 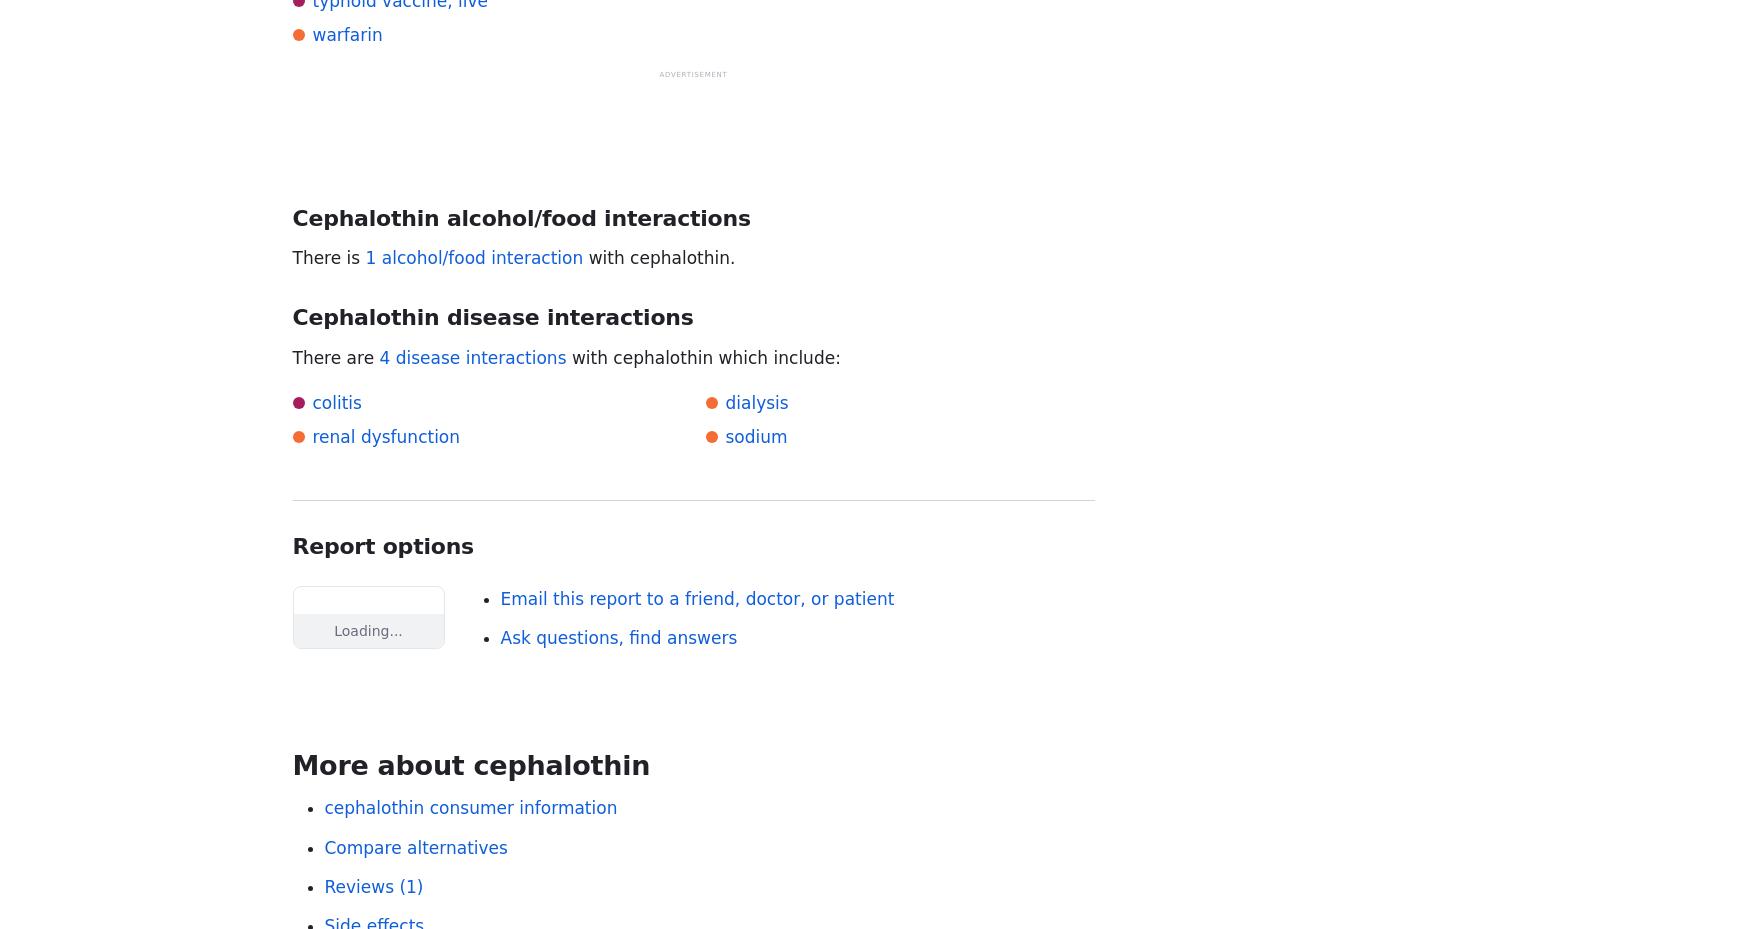 What do you see at coordinates (471, 357) in the screenshot?
I see `'4 disease interactions'` at bounding box center [471, 357].